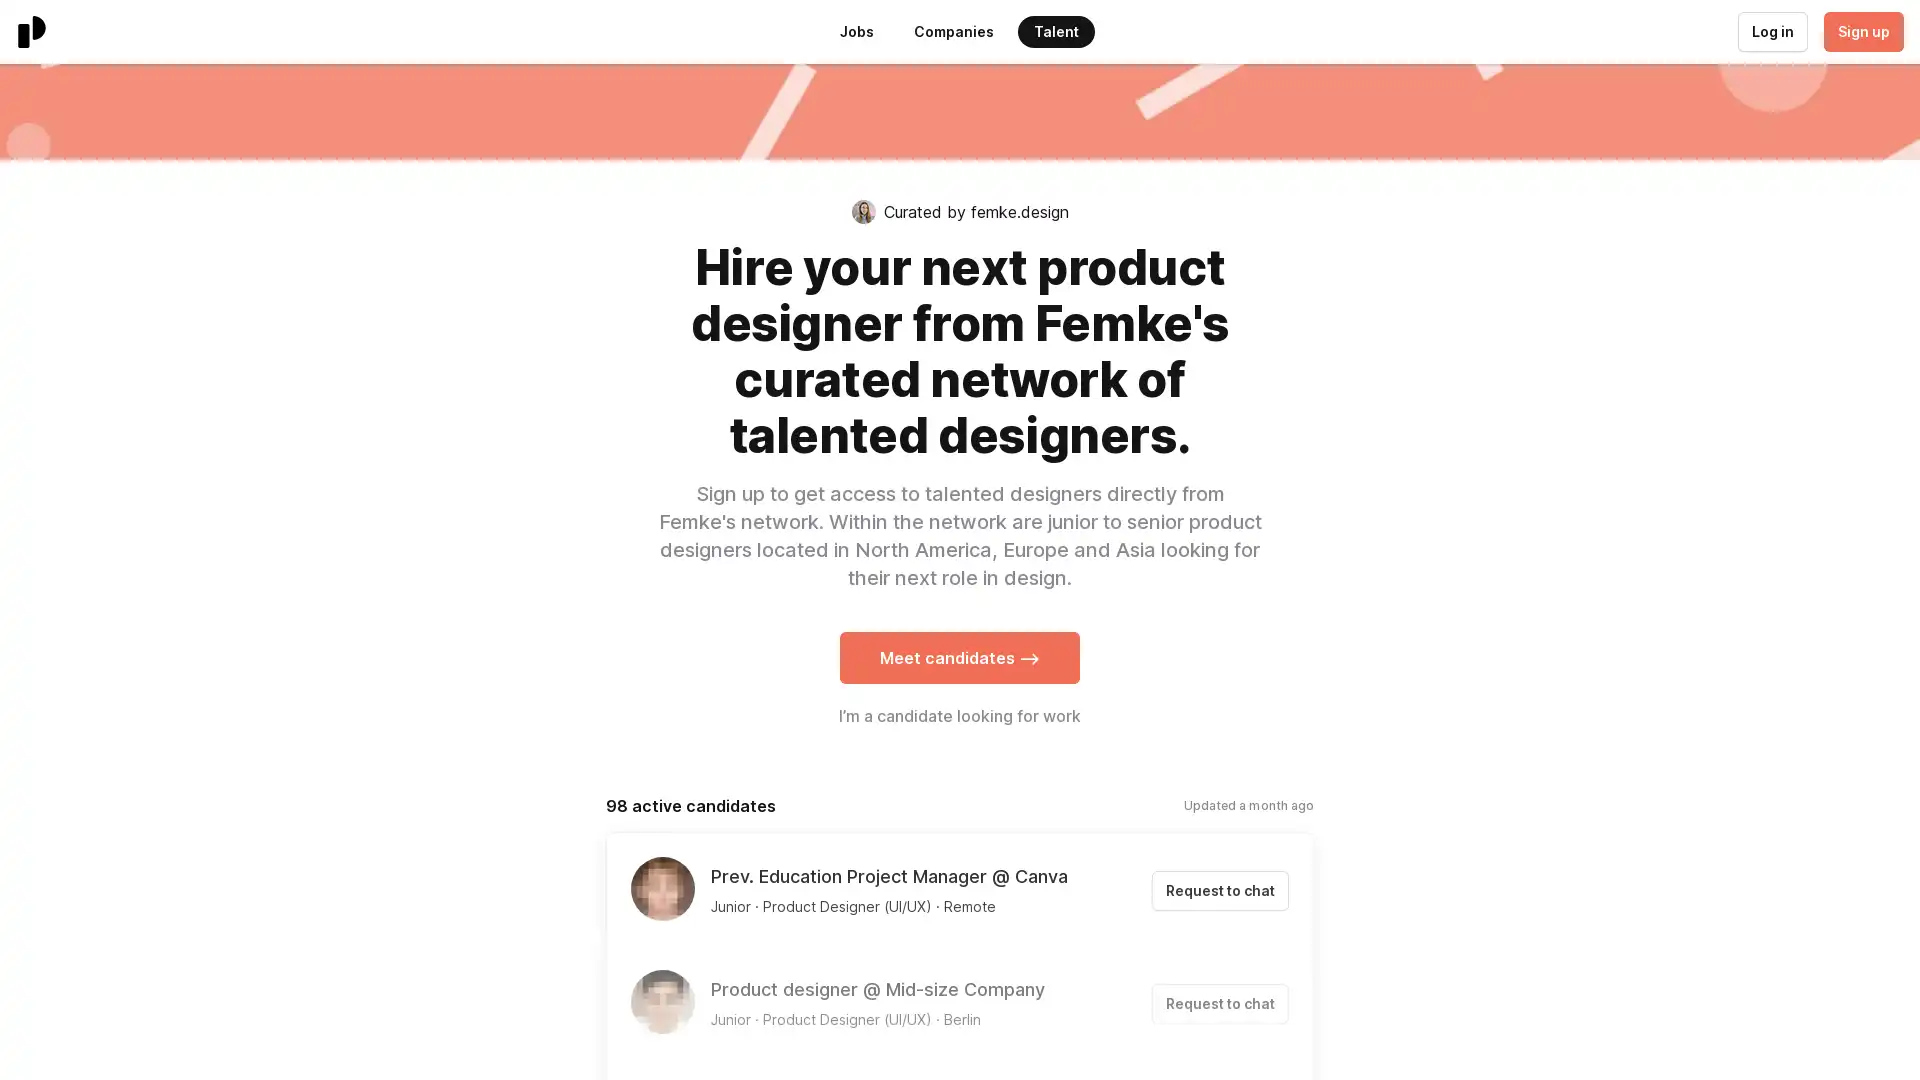 The image size is (1920, 1080). What do you see at coordinates (1219, 890) in the screenshot?
I see `Request to chat` at bounding box center [1219, 890].